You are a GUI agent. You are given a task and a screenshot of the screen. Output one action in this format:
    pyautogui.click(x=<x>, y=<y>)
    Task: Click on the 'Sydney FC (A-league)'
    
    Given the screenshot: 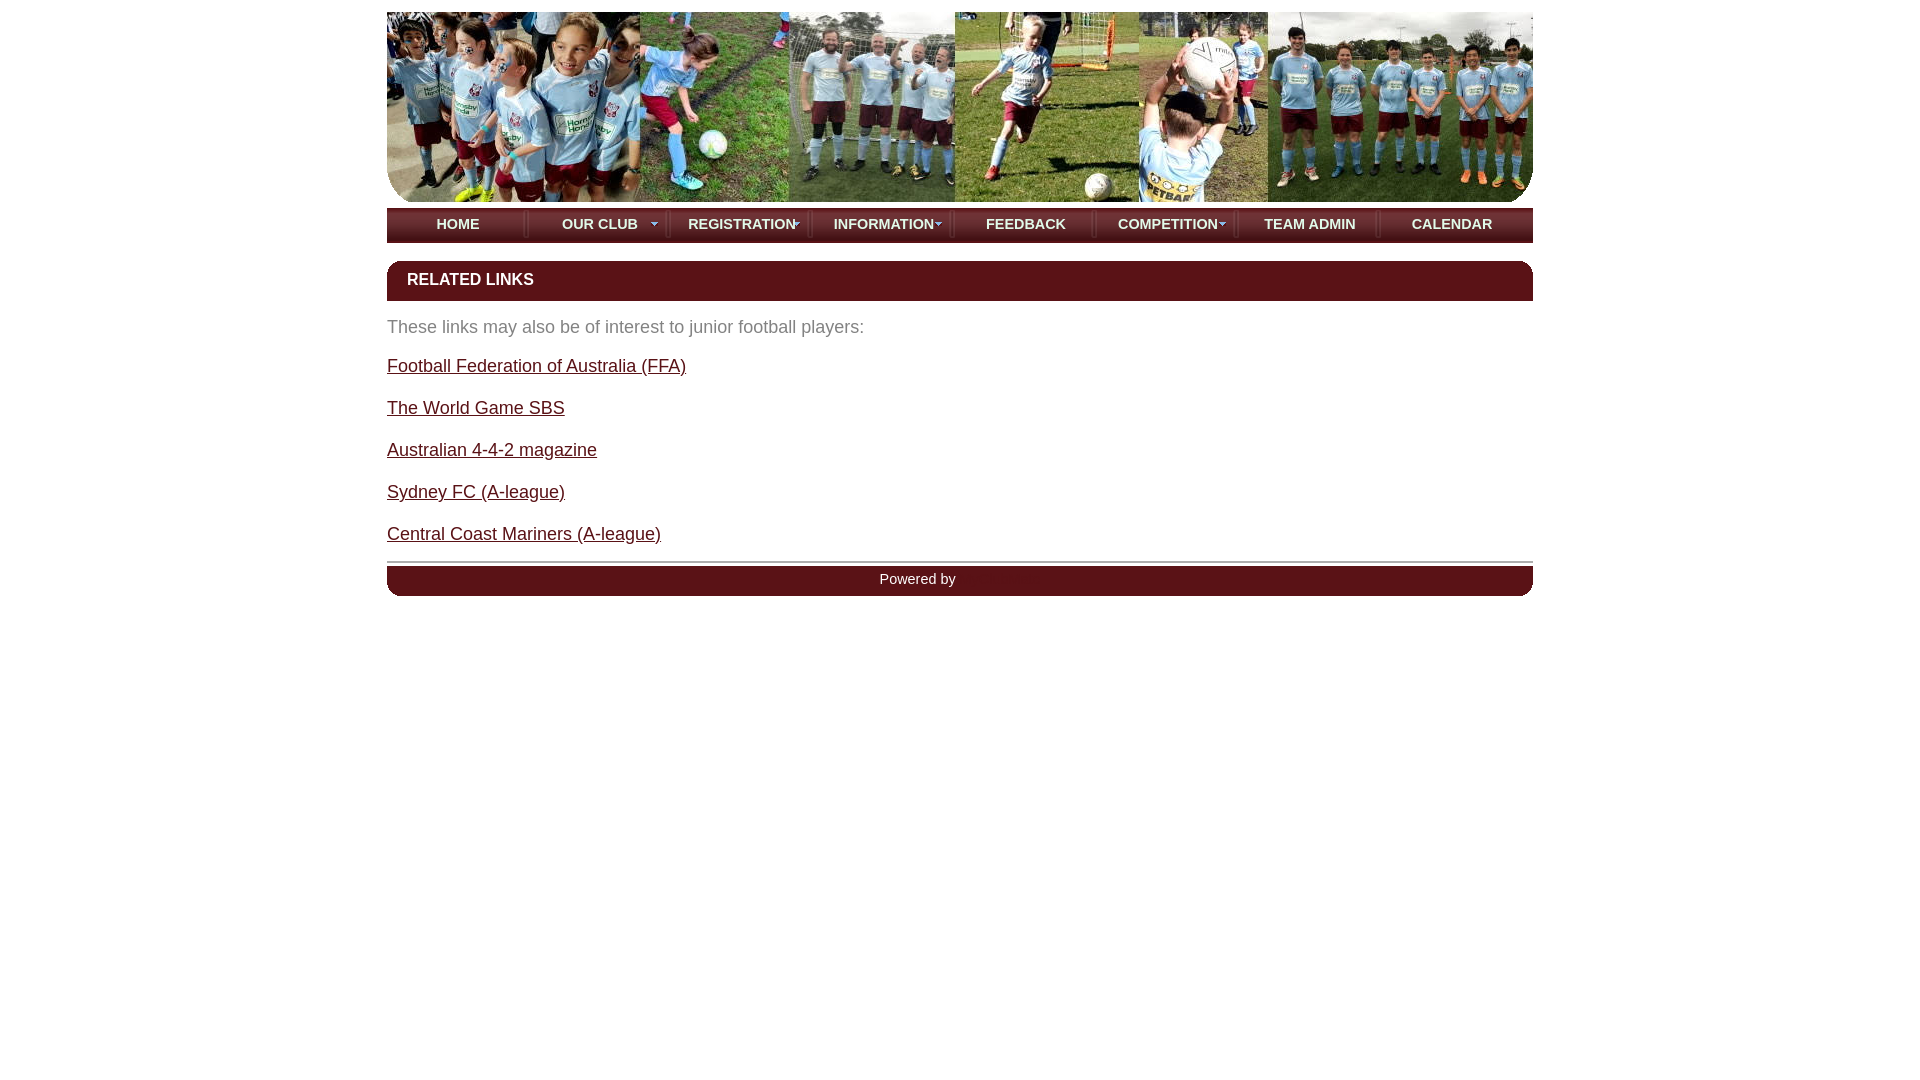 What is the action you would take?
    pyautogui.click(x=387, y=492)
    